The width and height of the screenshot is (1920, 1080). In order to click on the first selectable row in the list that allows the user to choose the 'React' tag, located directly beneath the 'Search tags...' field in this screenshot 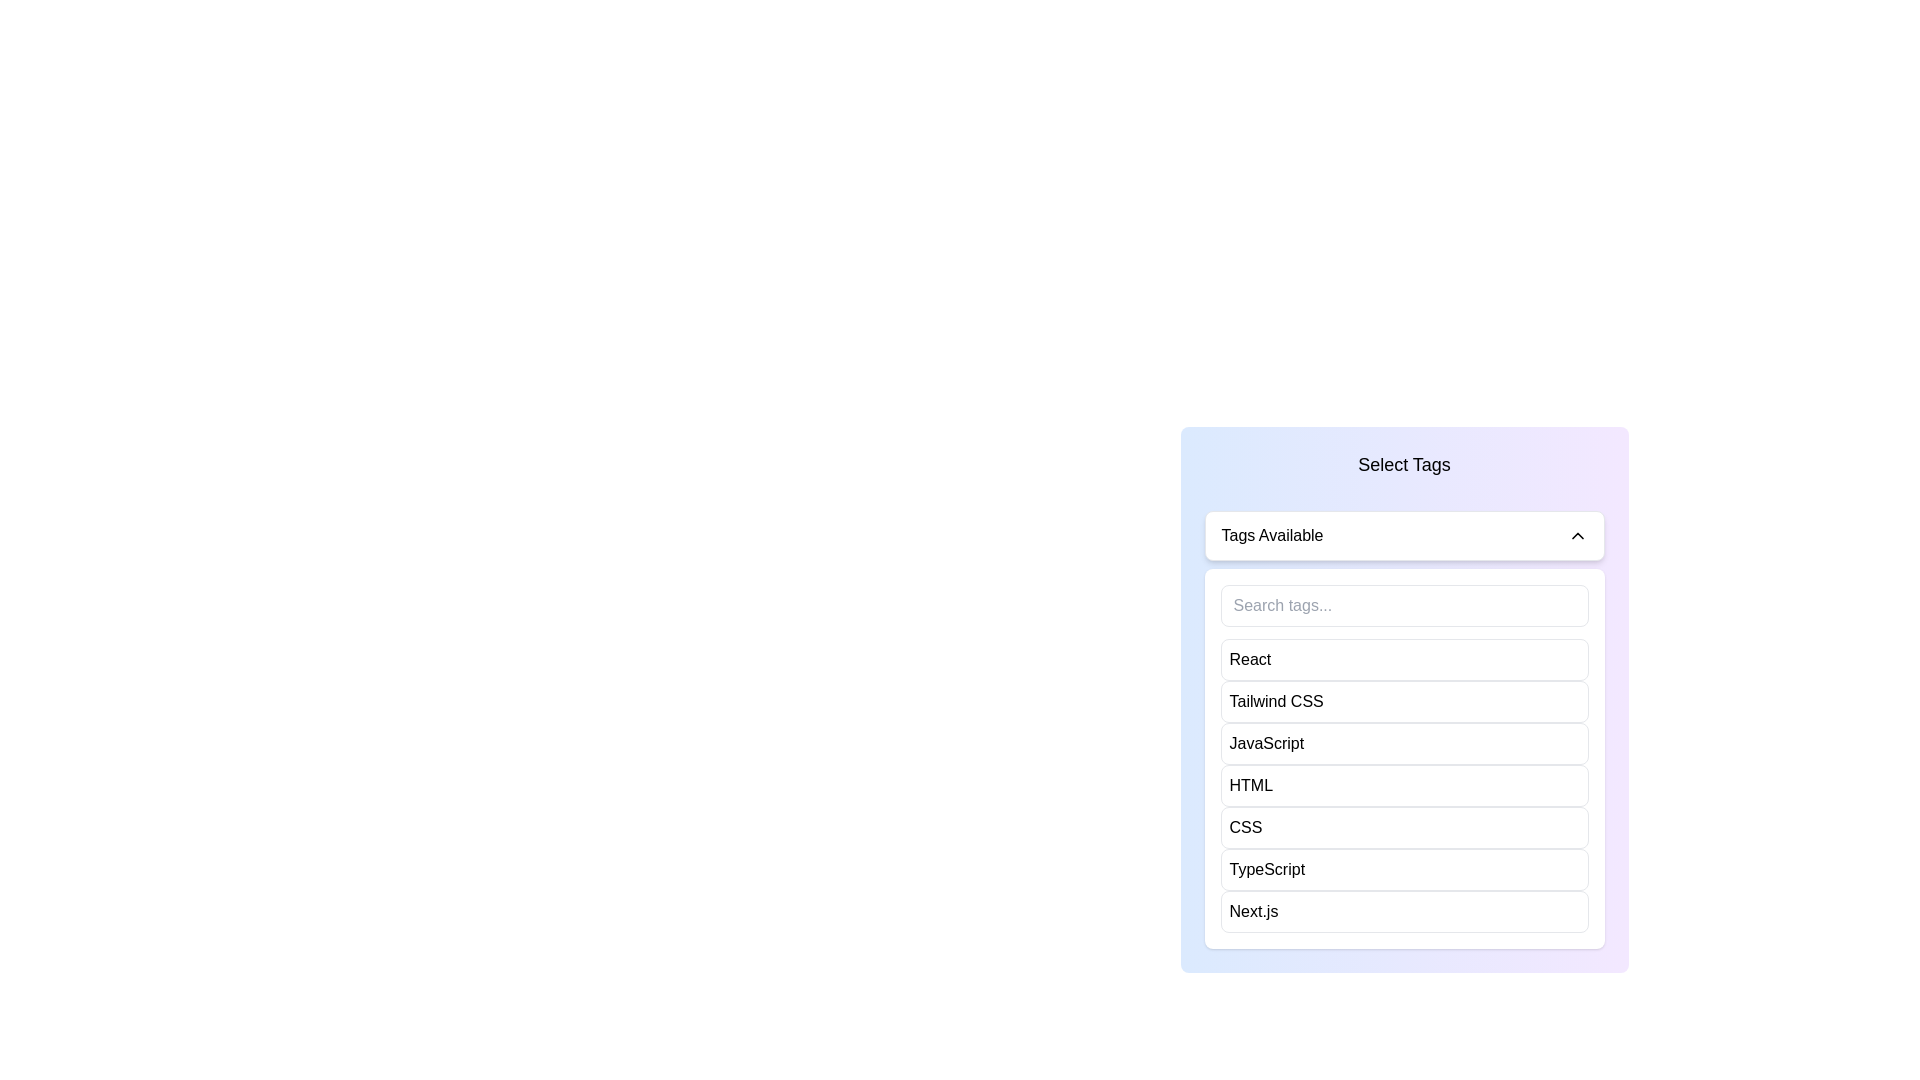, I will do `click(1403, 659)`.